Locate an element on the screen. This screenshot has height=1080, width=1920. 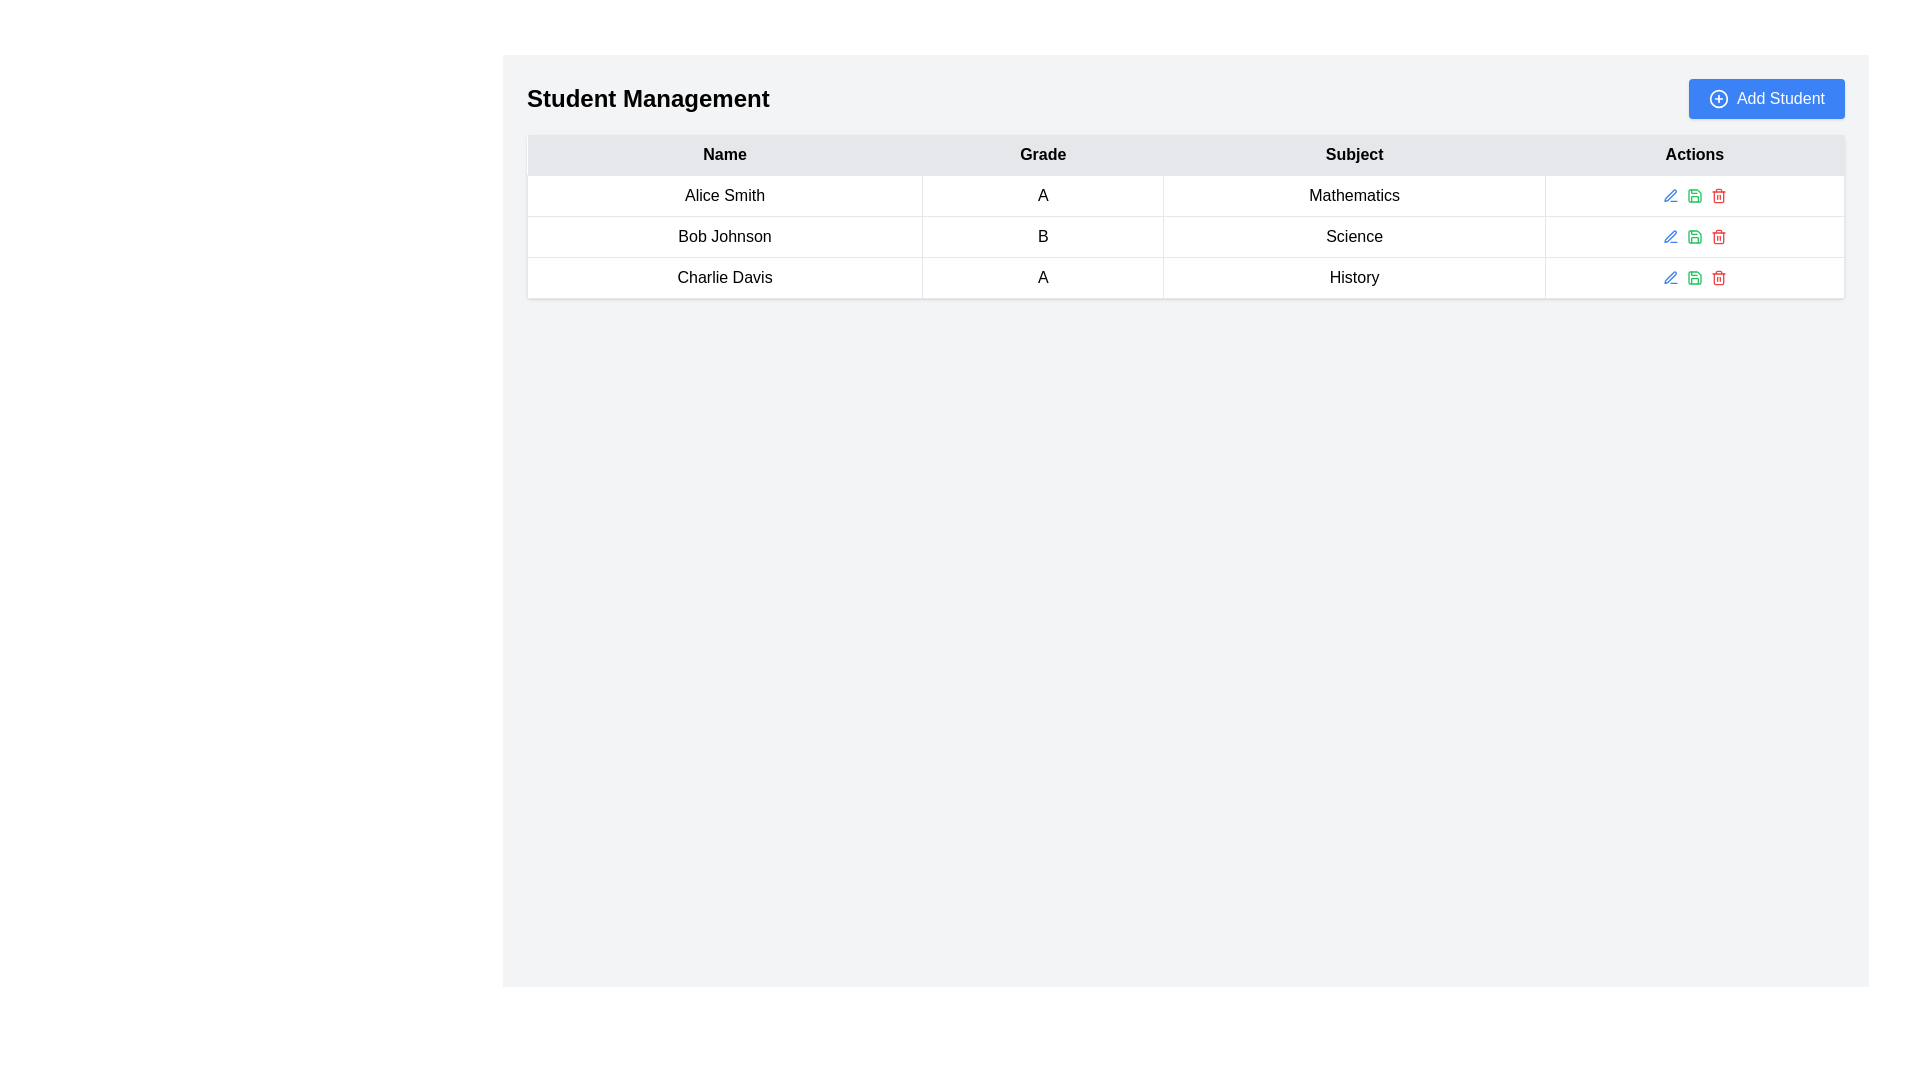
the trash bin icon button located in the 'Actions' column of the last row associated with 'Charlie Davis' is located at coordinates (1717, 237).